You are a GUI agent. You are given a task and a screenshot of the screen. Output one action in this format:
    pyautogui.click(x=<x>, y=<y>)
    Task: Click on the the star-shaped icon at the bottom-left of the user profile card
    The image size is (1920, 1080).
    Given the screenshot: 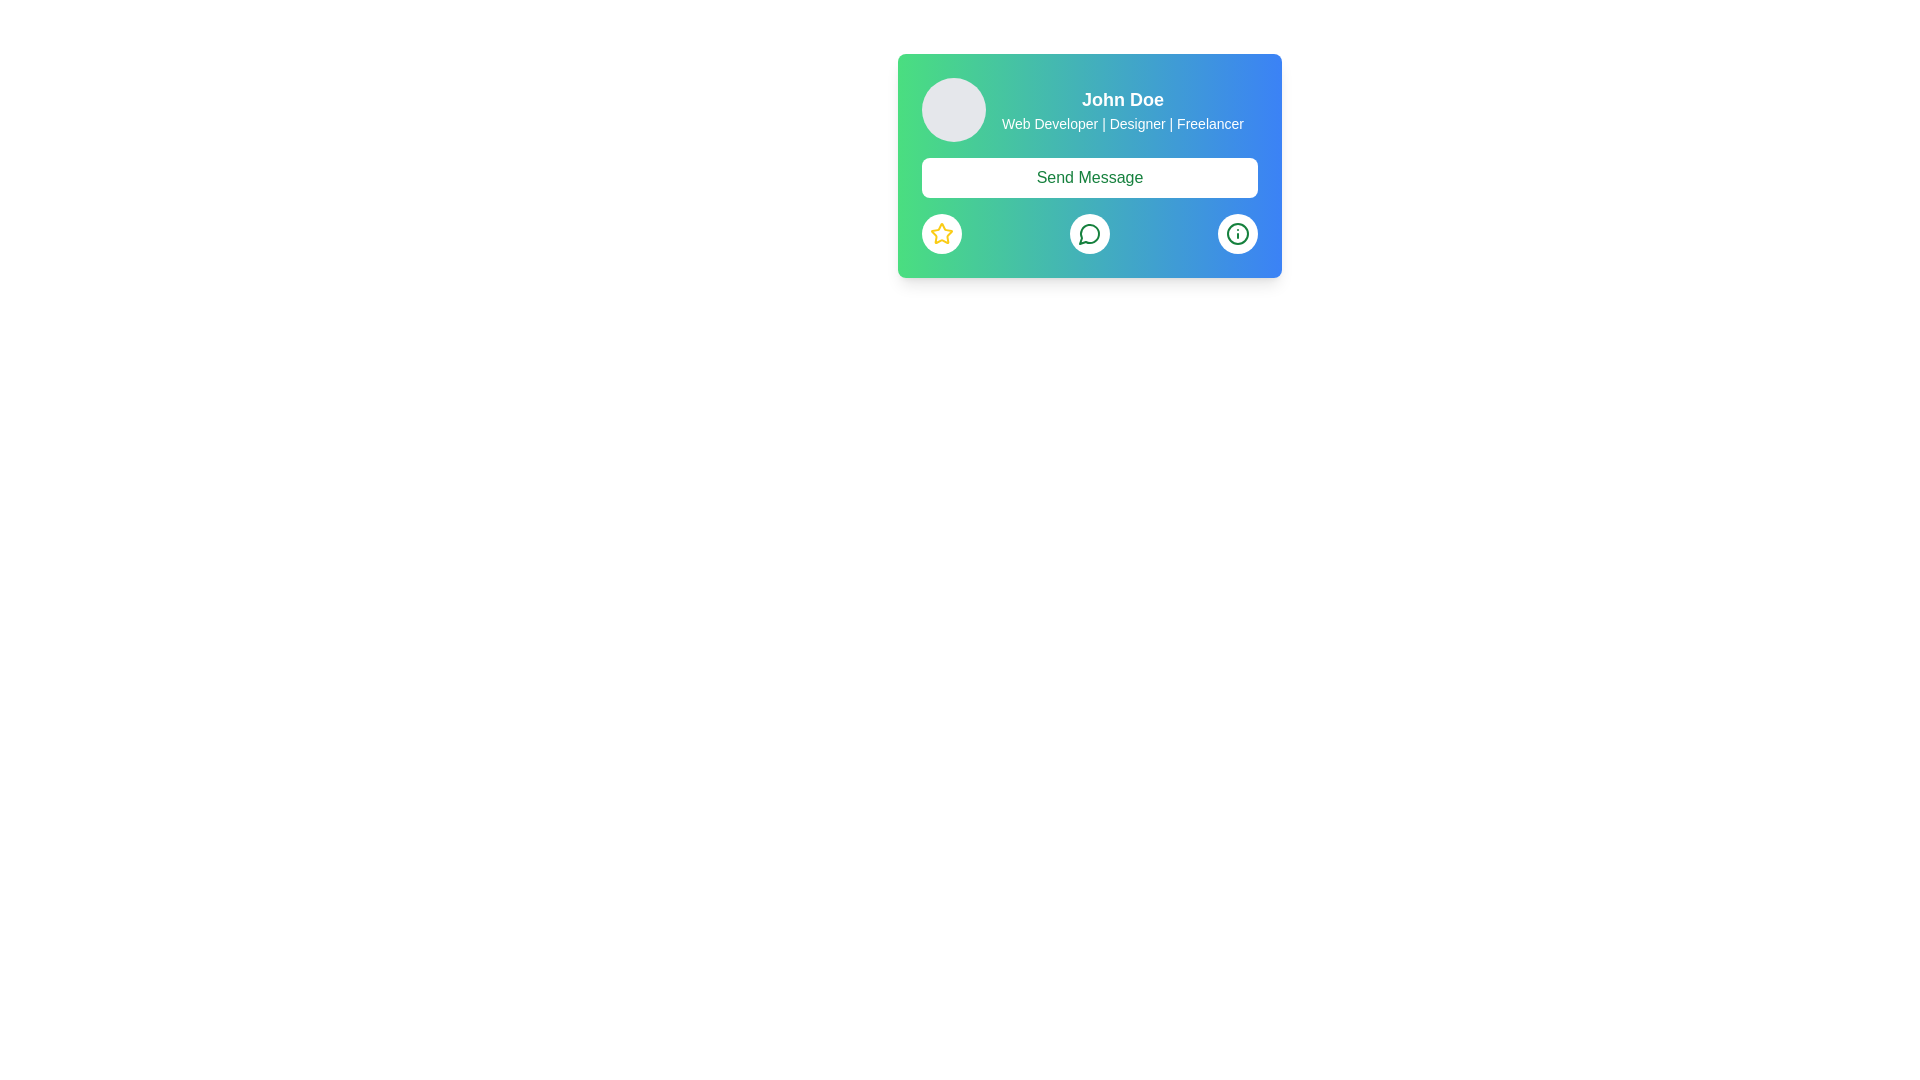 What is the action you would take?
    pyautogui.click(x=940, y=232)
    